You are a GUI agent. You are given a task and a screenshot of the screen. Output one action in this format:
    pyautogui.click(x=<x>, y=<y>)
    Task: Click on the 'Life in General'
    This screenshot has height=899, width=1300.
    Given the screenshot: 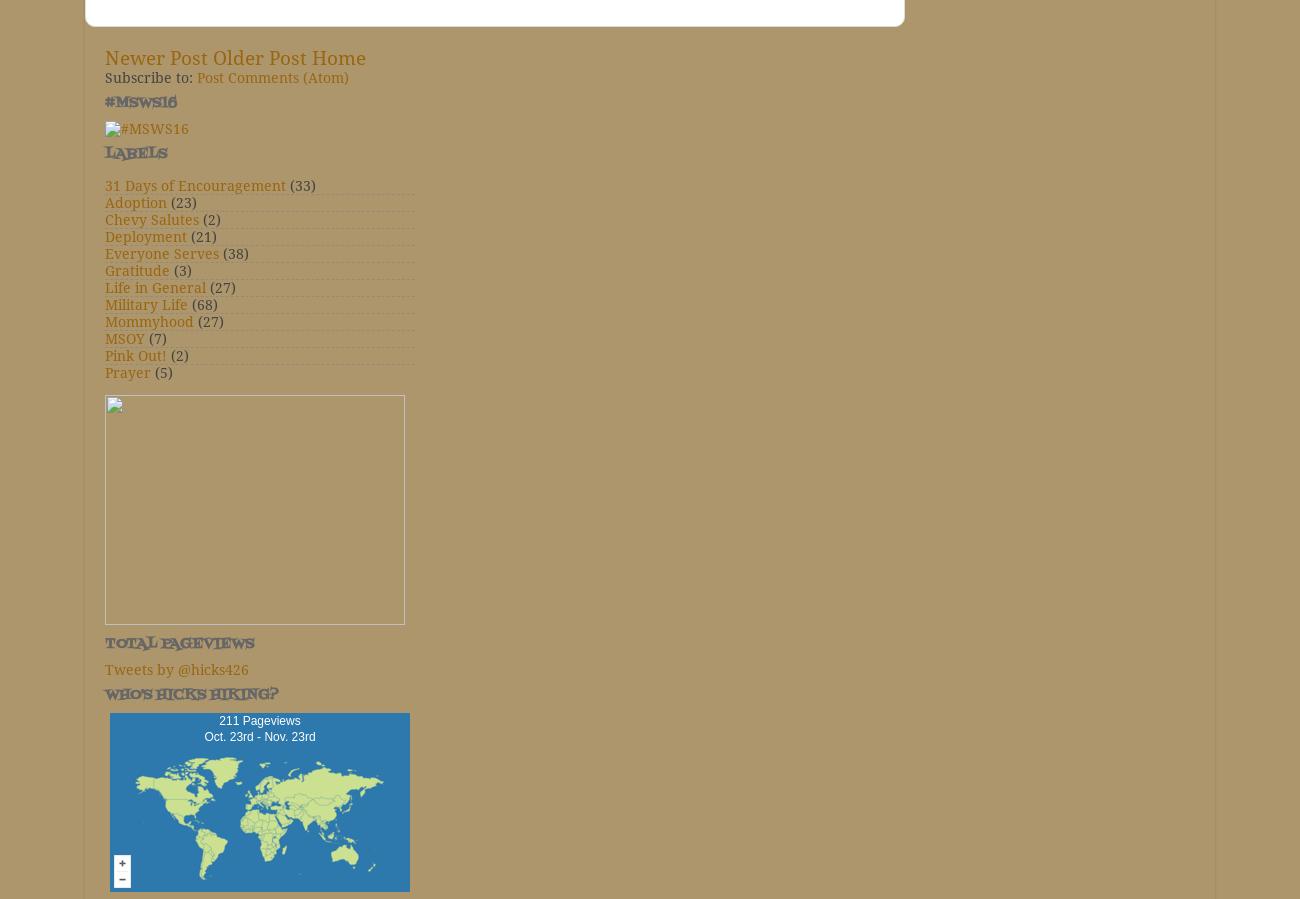 What is the action you would take?
    pyautogui.click(x=154, y=288)
    